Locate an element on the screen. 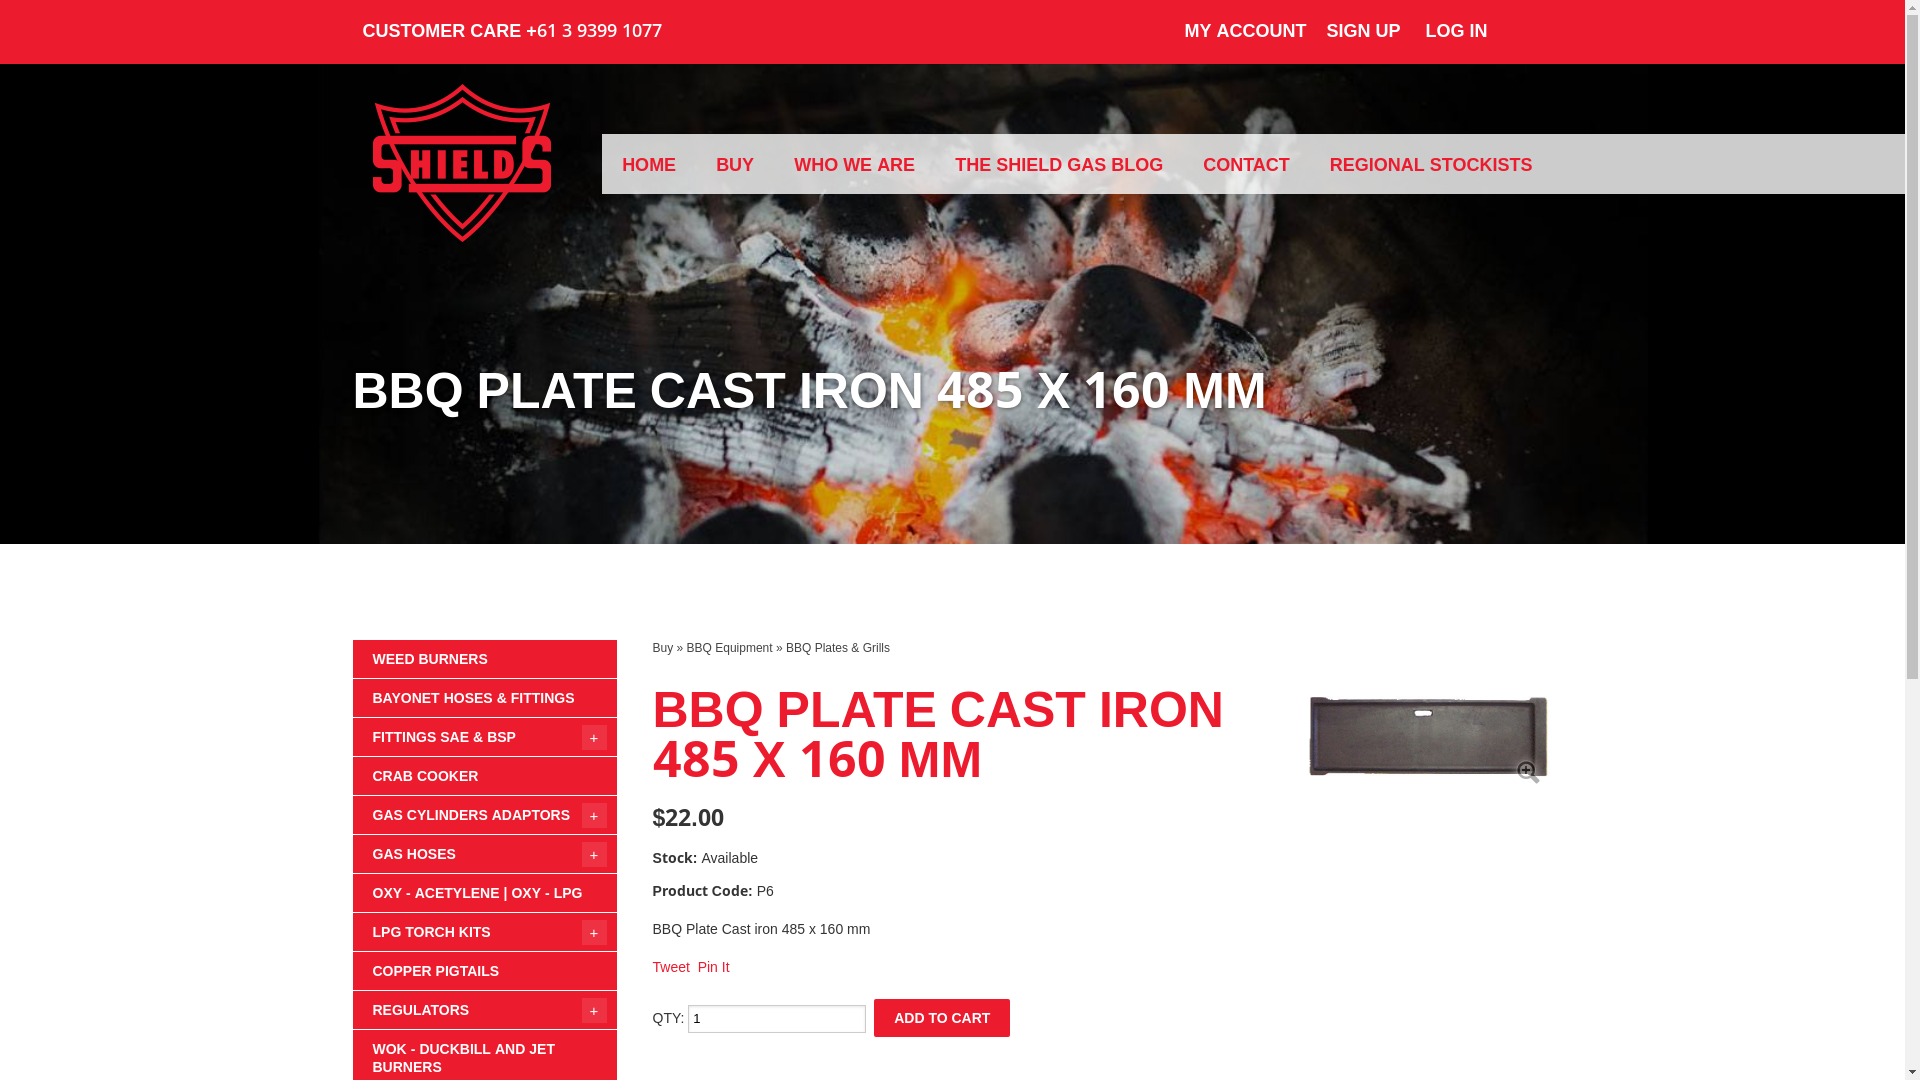 The image size is (1920, 1080). 'GAS CYLINDERS ADAPTORS' is located at coordinates (484, 814).